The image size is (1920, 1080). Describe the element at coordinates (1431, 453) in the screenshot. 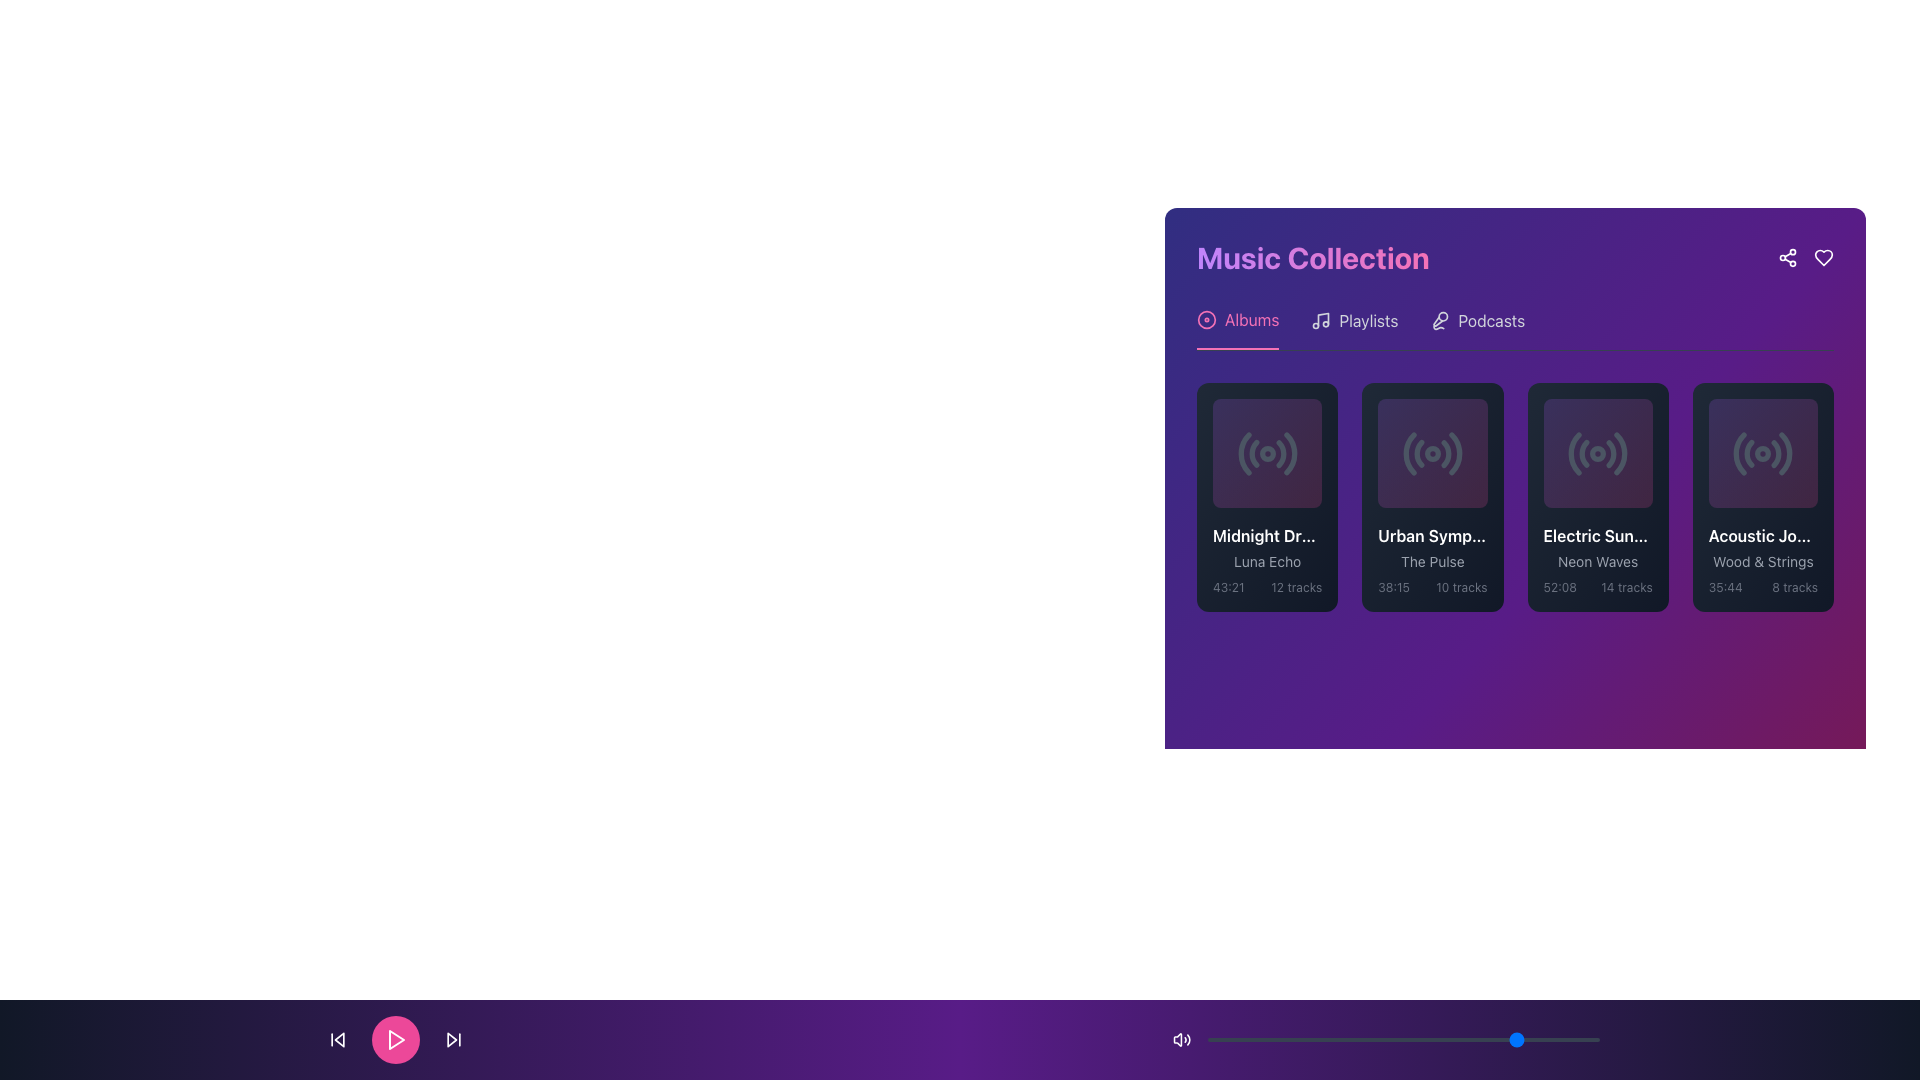

I see `the music playlist or album icon representing 'Urban Symphony' located in the second column of the grid layout in the music collection section` at that location.